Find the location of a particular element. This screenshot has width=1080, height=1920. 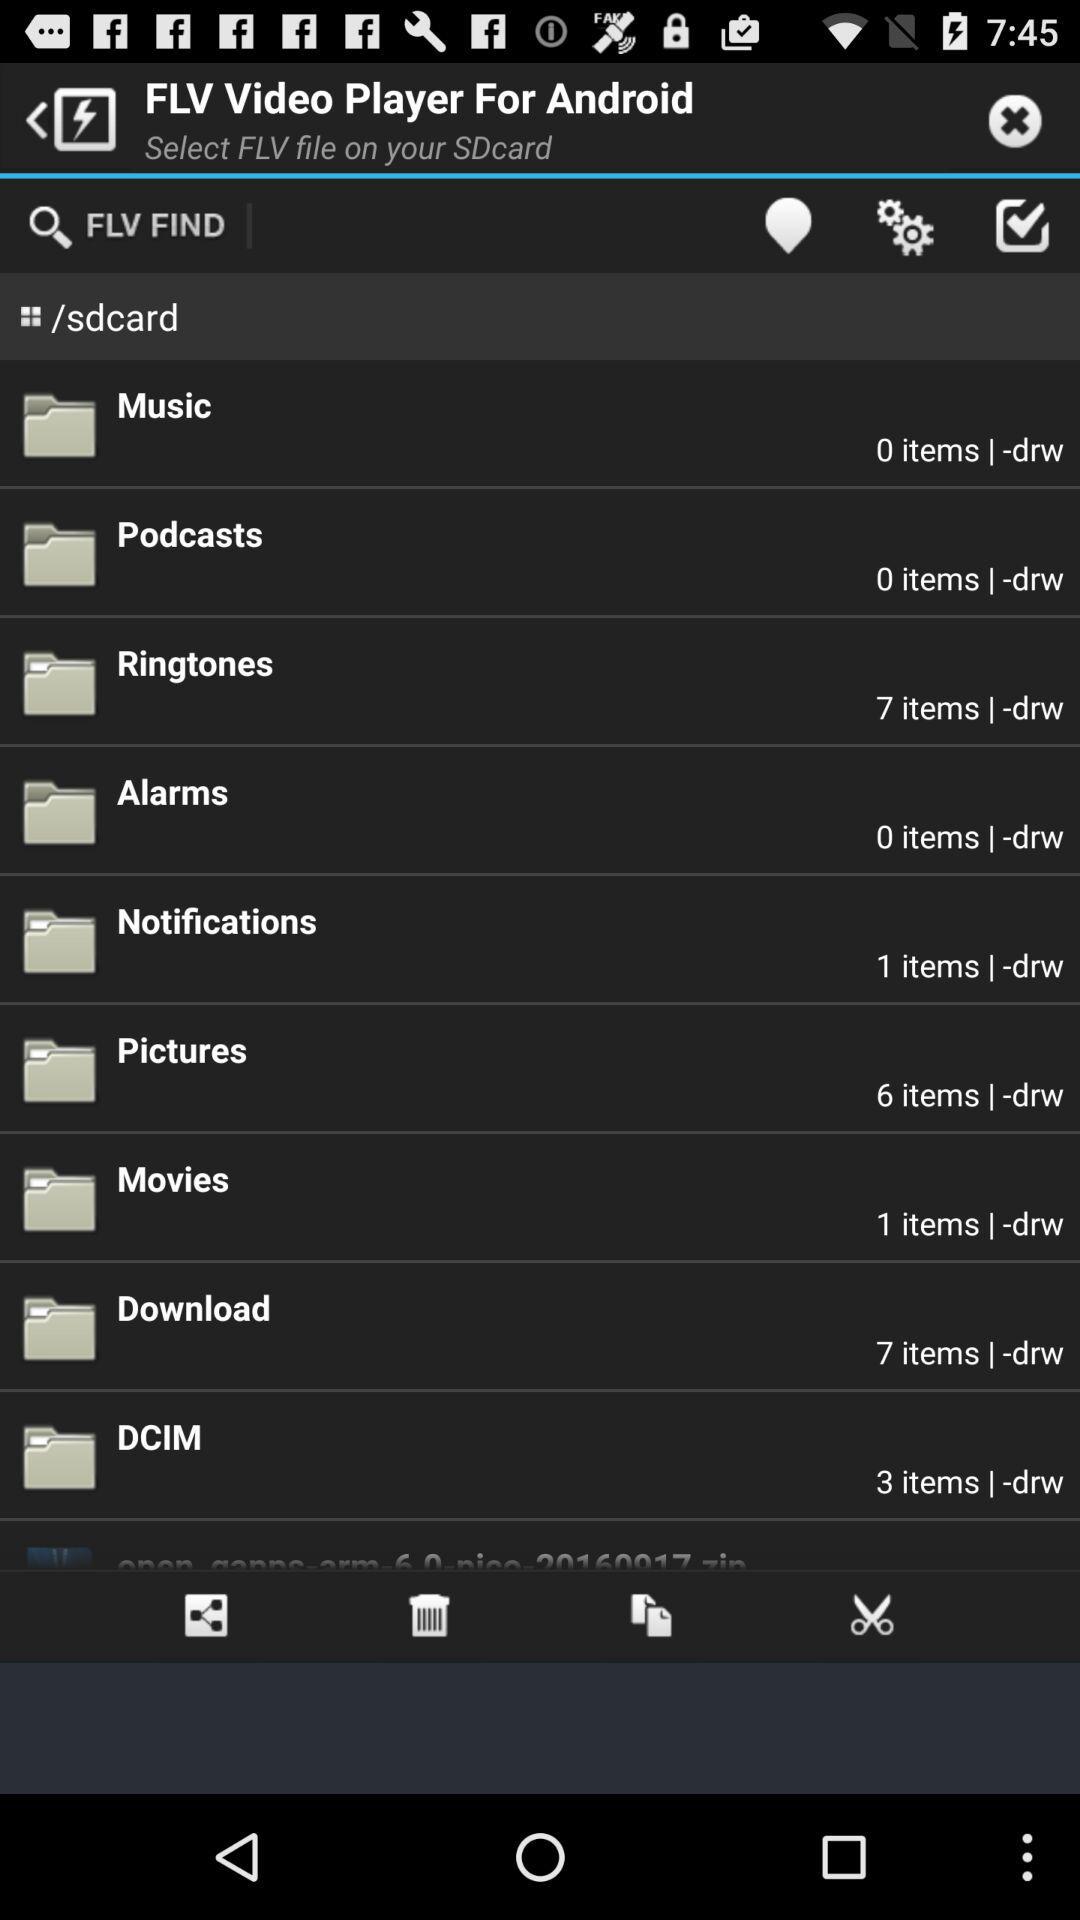

notifications app is located at coordinates (589, 919).